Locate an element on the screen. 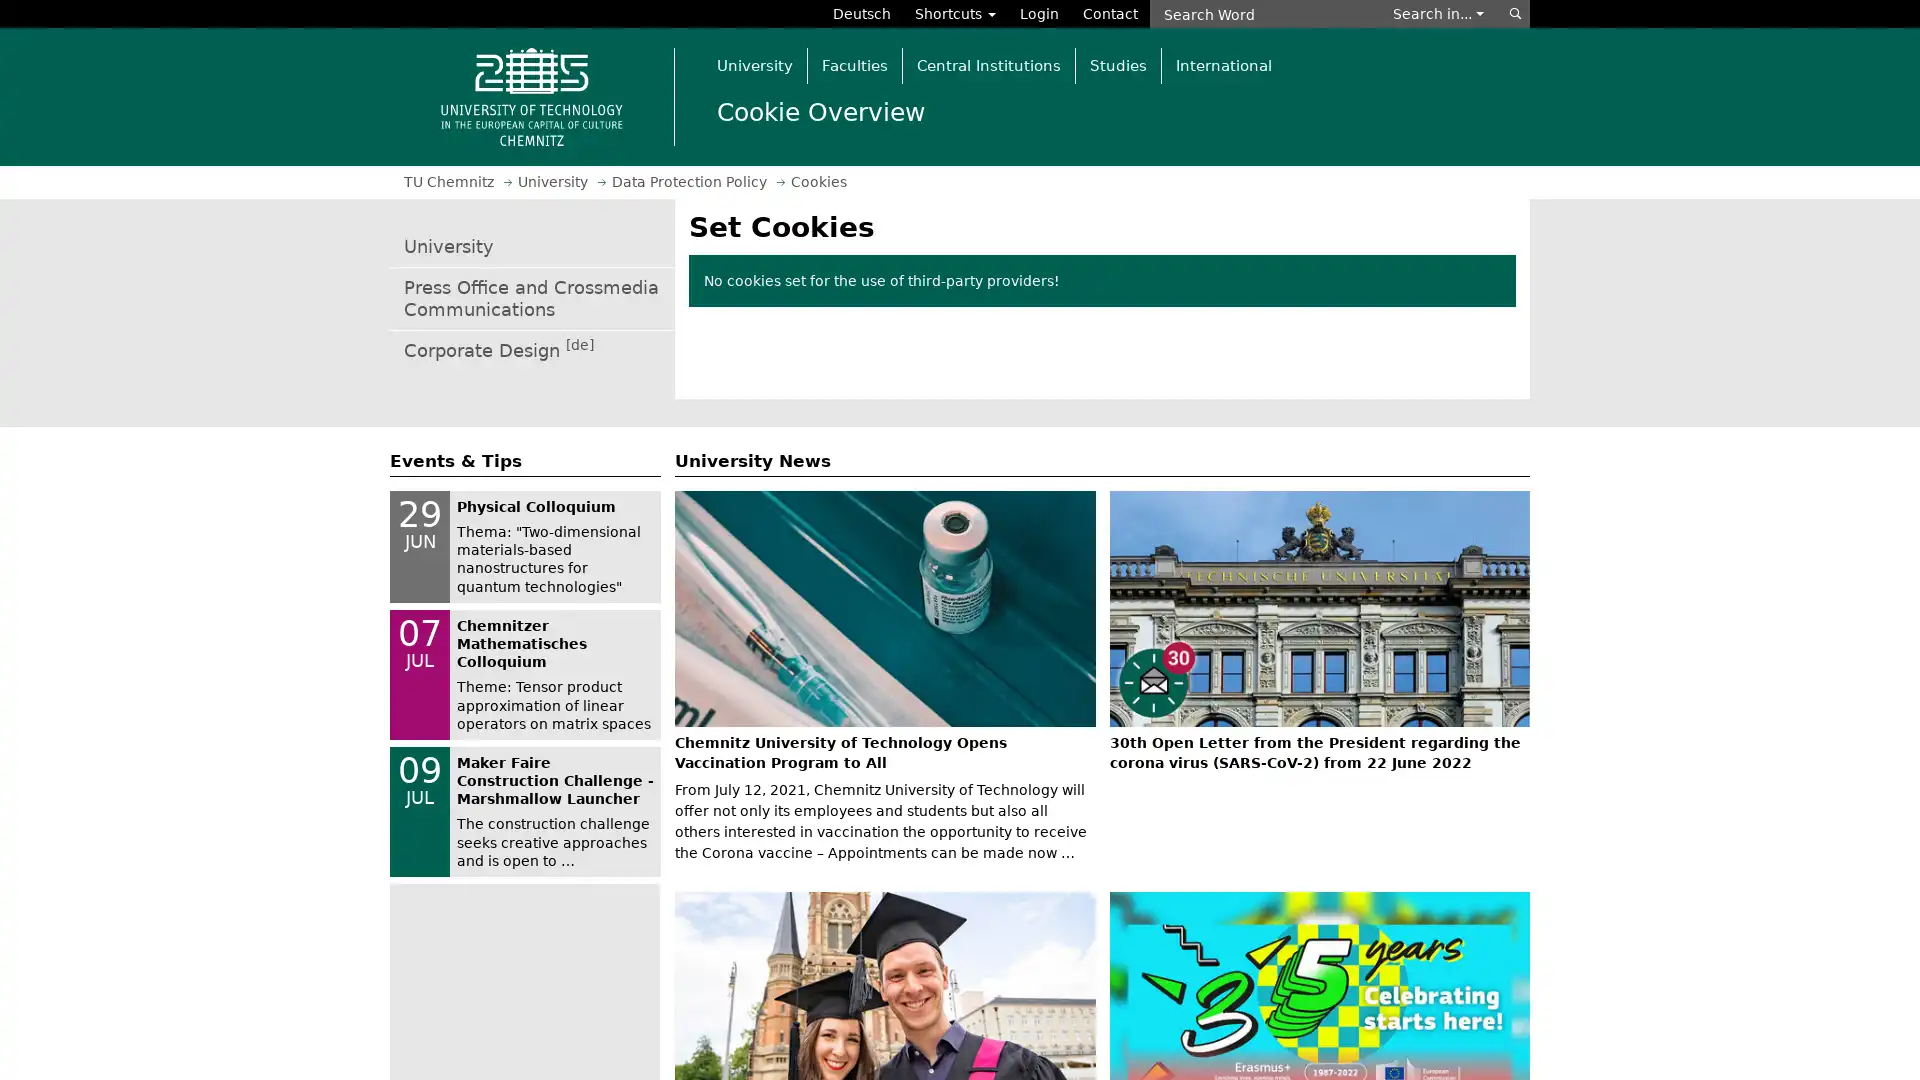 Image resolution: width=1920 pixels, height=1080 pixels. Faculties is located at coordinates (854, 64).